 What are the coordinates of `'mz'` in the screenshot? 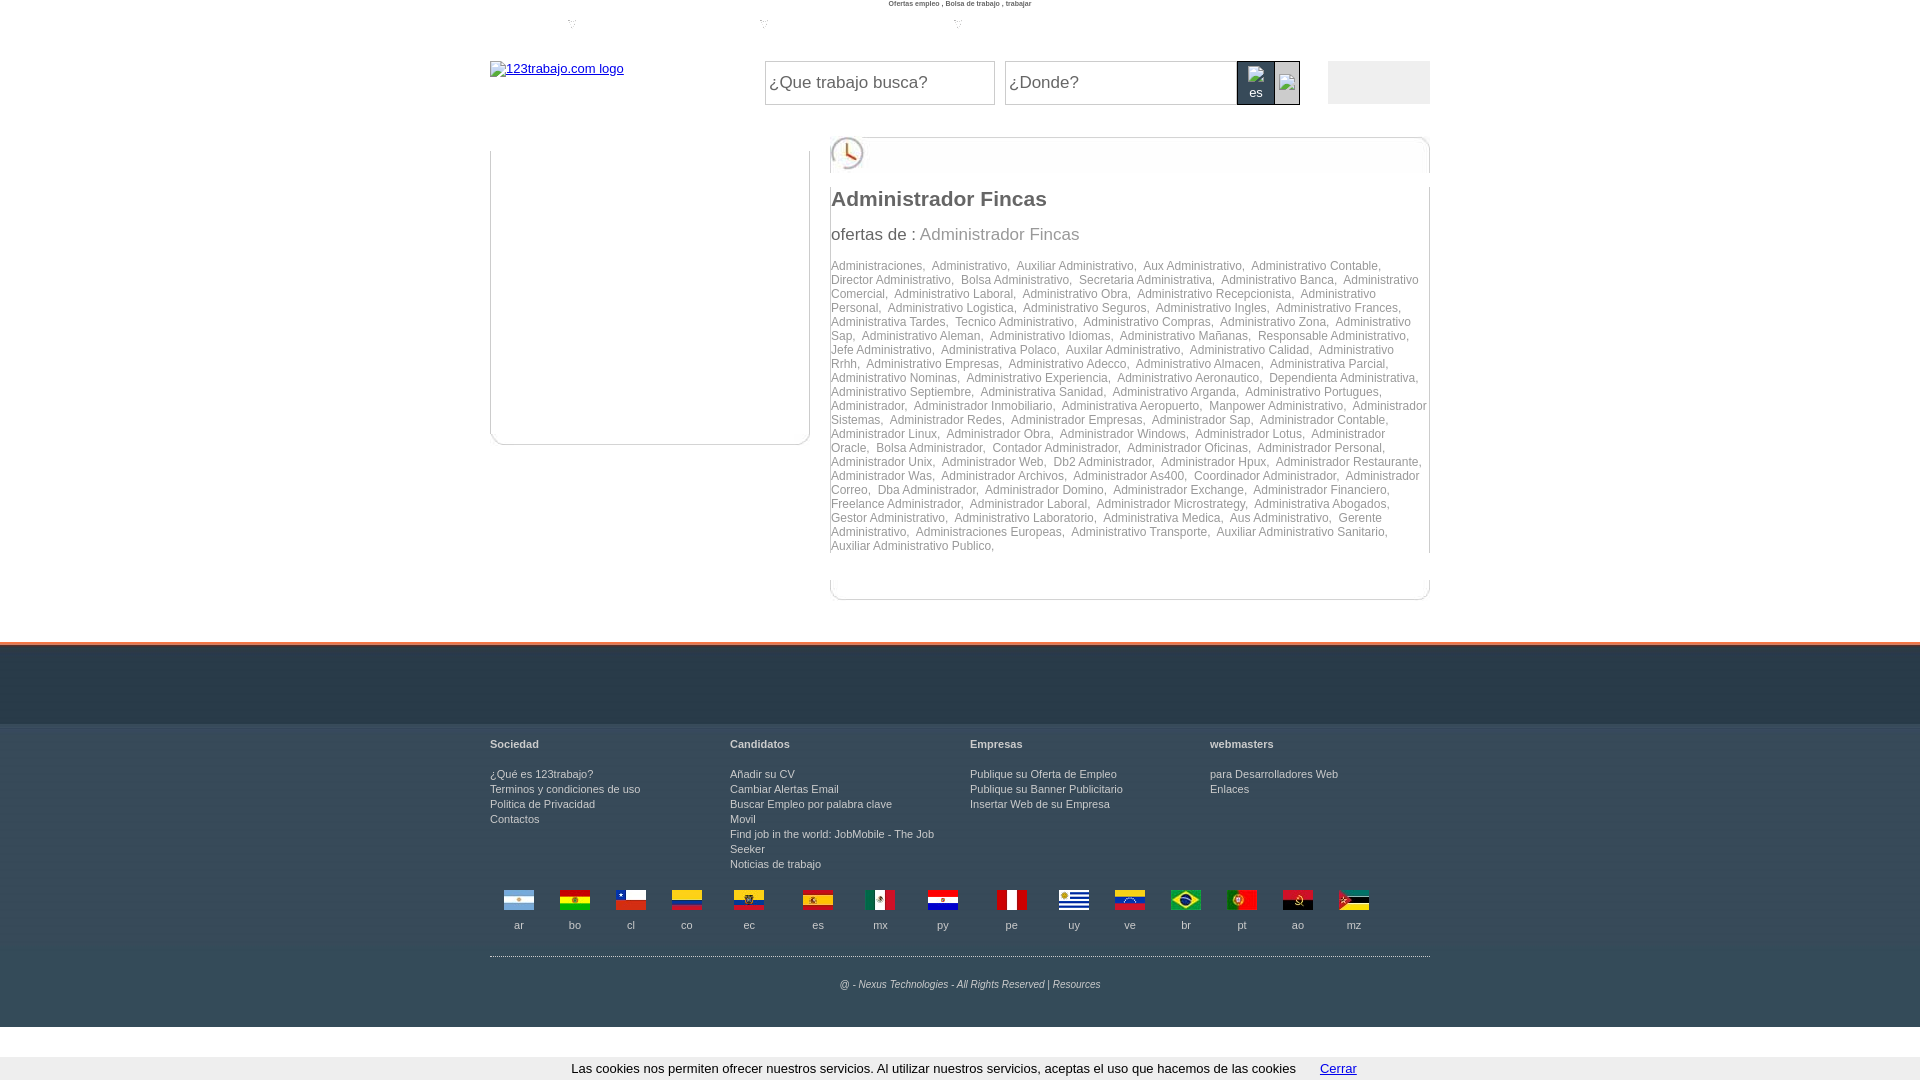 It's located at (1354, 925).